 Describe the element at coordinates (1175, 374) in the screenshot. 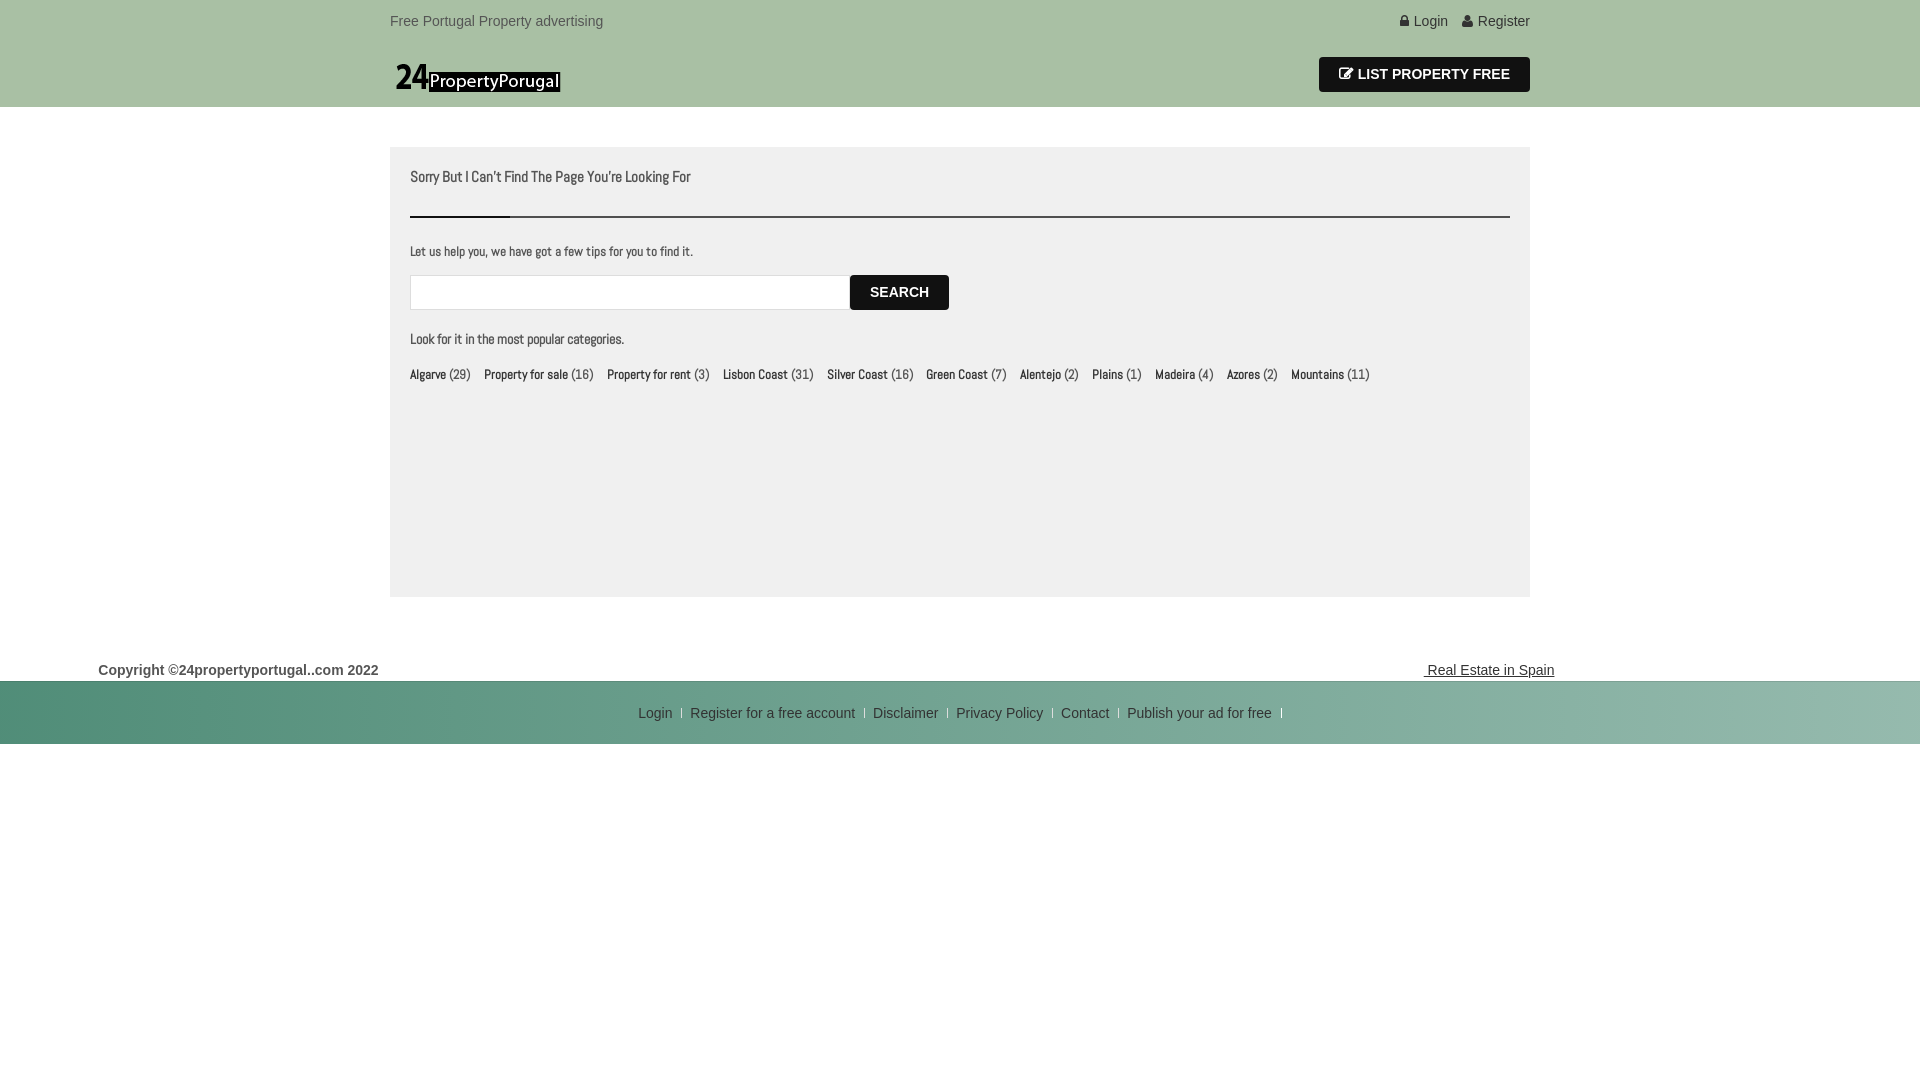

I see `'Madeira'` at that location.